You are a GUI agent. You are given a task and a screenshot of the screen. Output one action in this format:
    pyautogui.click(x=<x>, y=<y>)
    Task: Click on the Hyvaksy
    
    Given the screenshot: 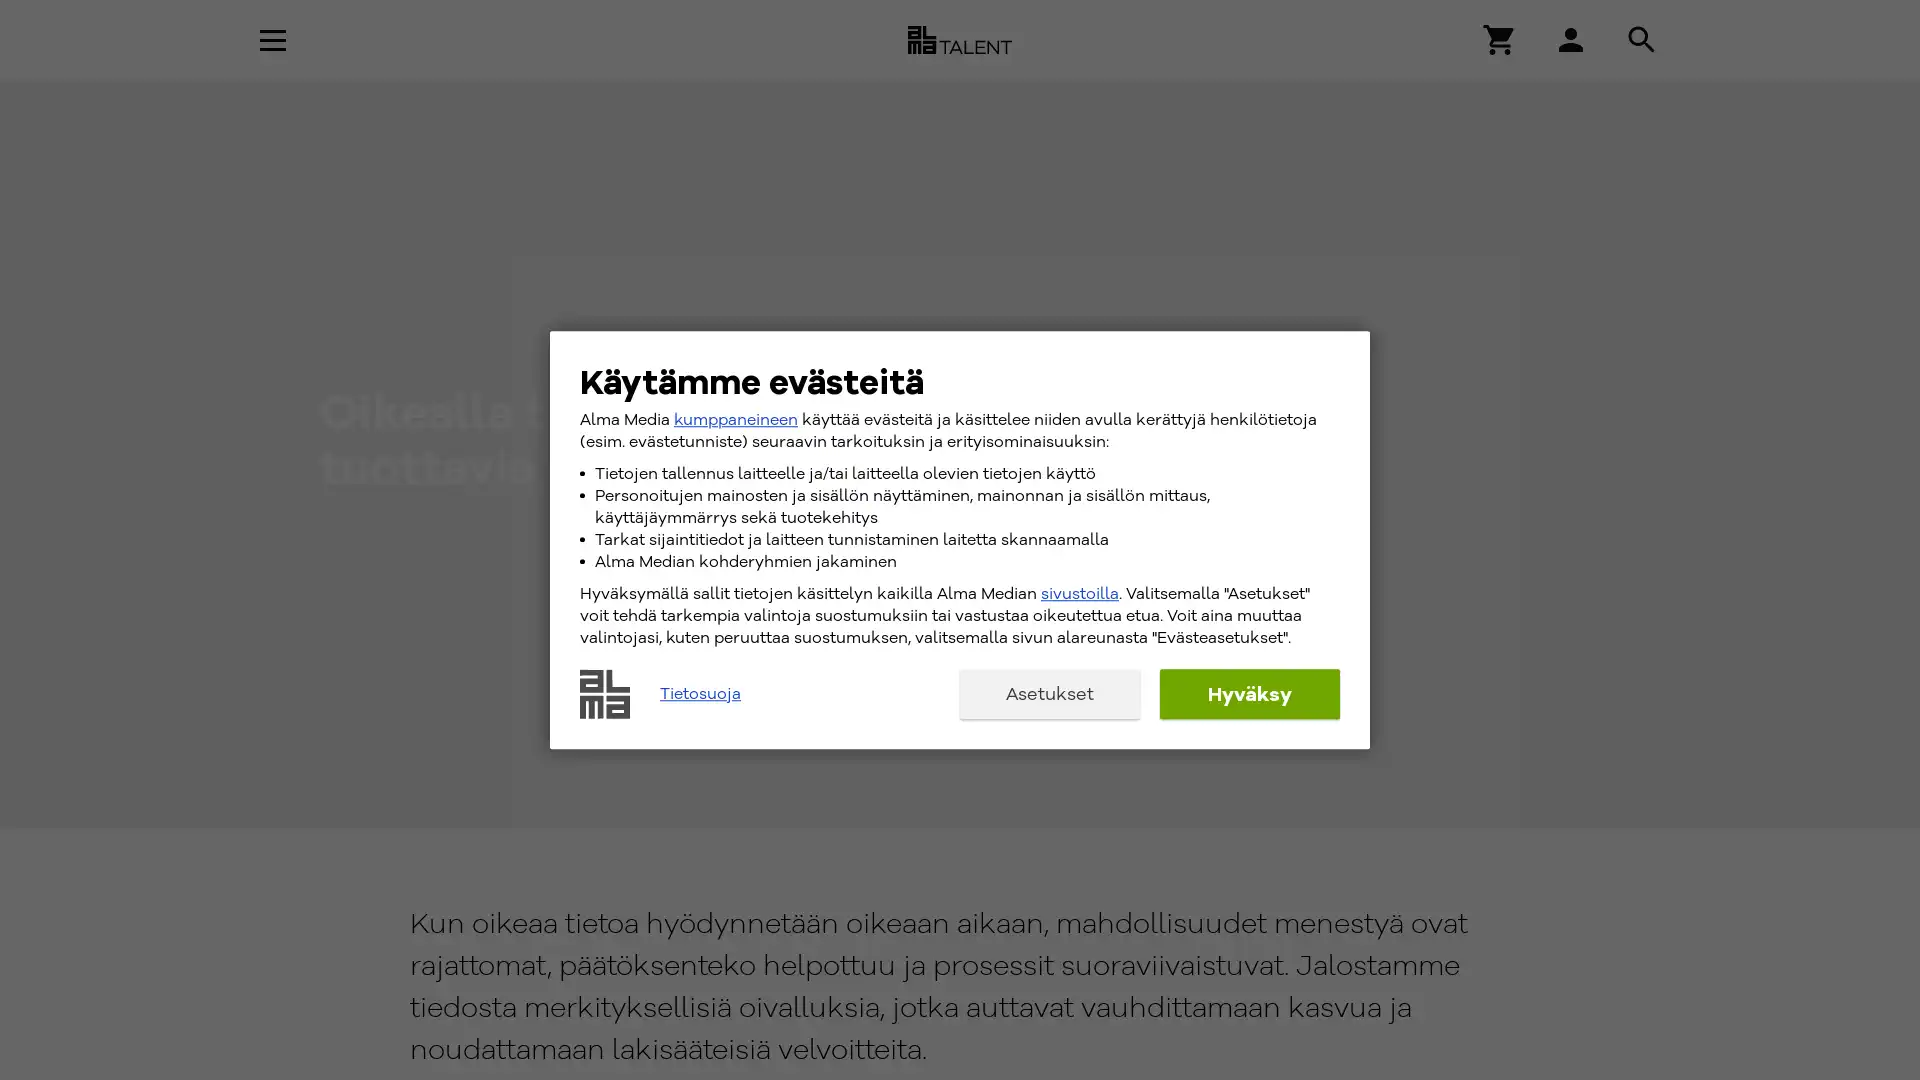 What is the action you would take?
    pyautogui.click(x=1248, y=692)
    